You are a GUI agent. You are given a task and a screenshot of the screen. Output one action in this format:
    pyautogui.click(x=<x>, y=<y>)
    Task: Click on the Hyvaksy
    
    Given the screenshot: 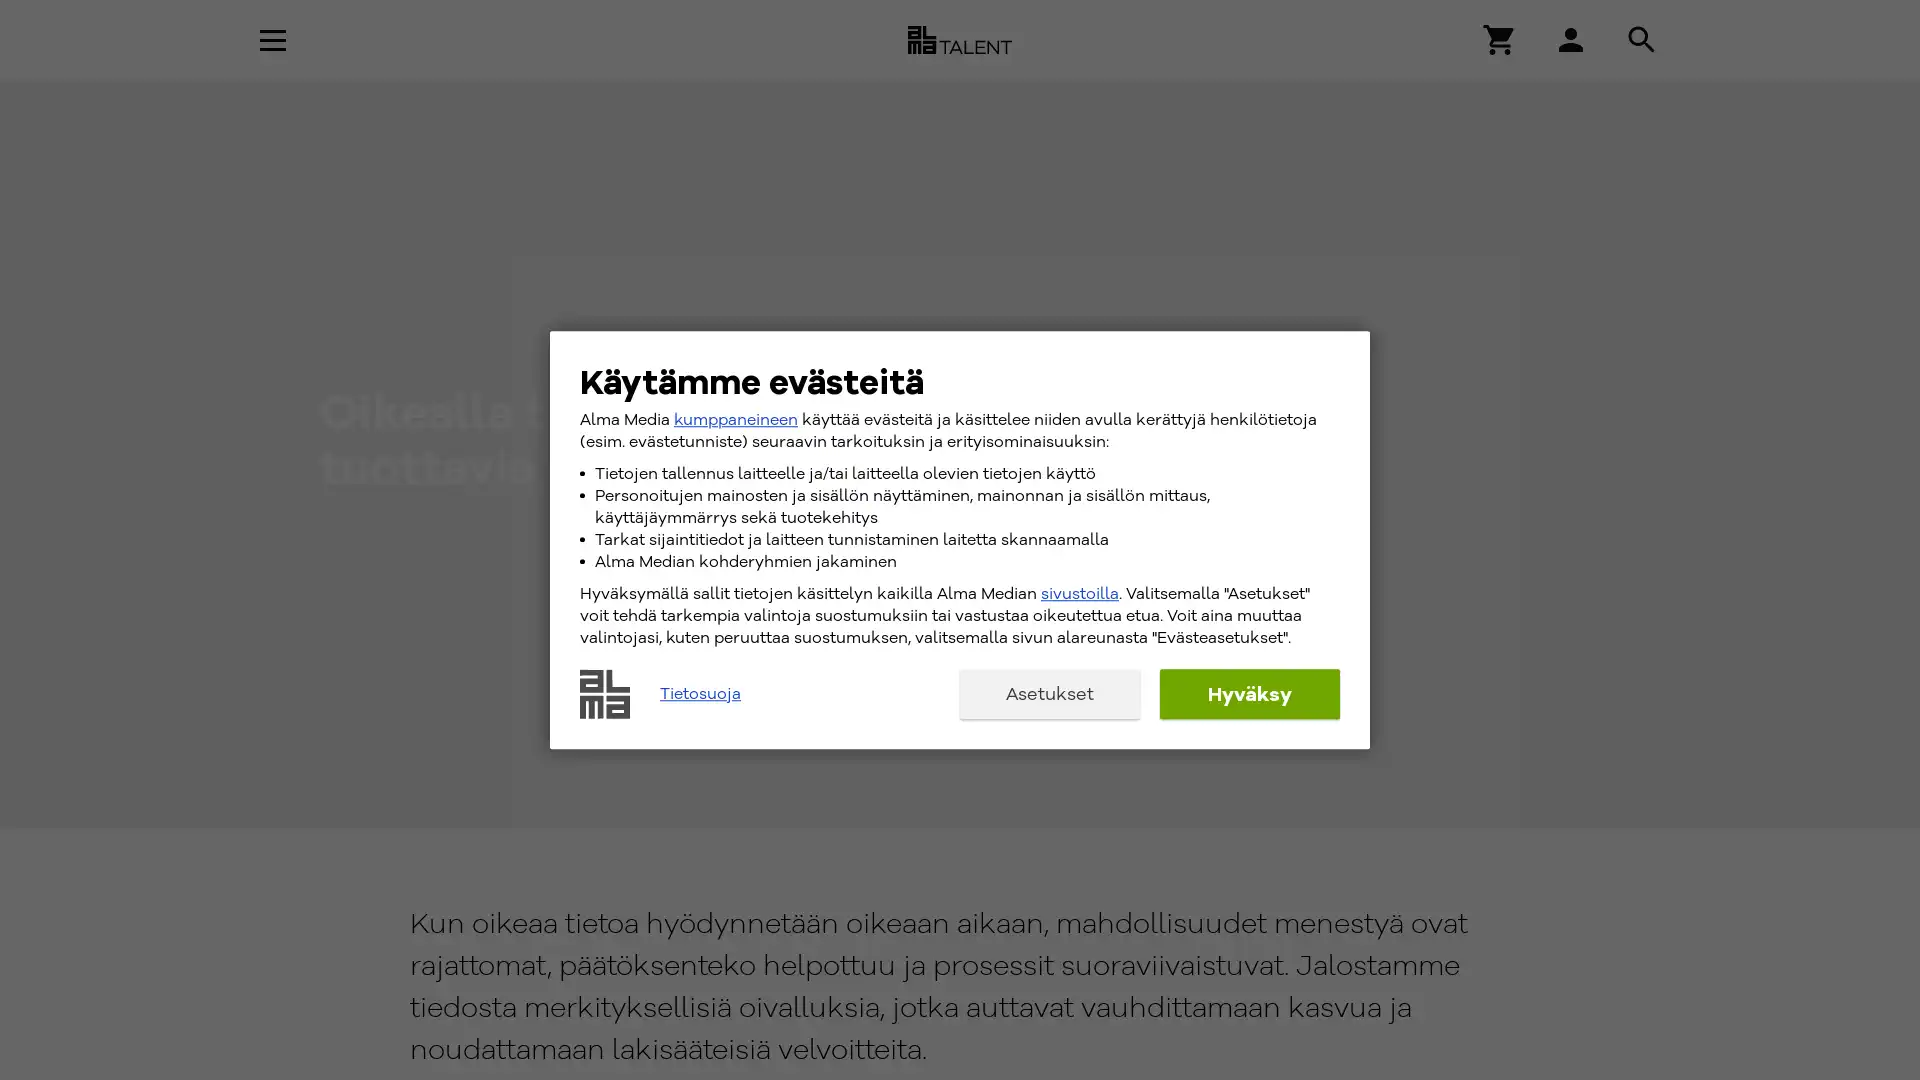 What is the action you would take?
    pyautogui.click(x=1248, y=692)
    